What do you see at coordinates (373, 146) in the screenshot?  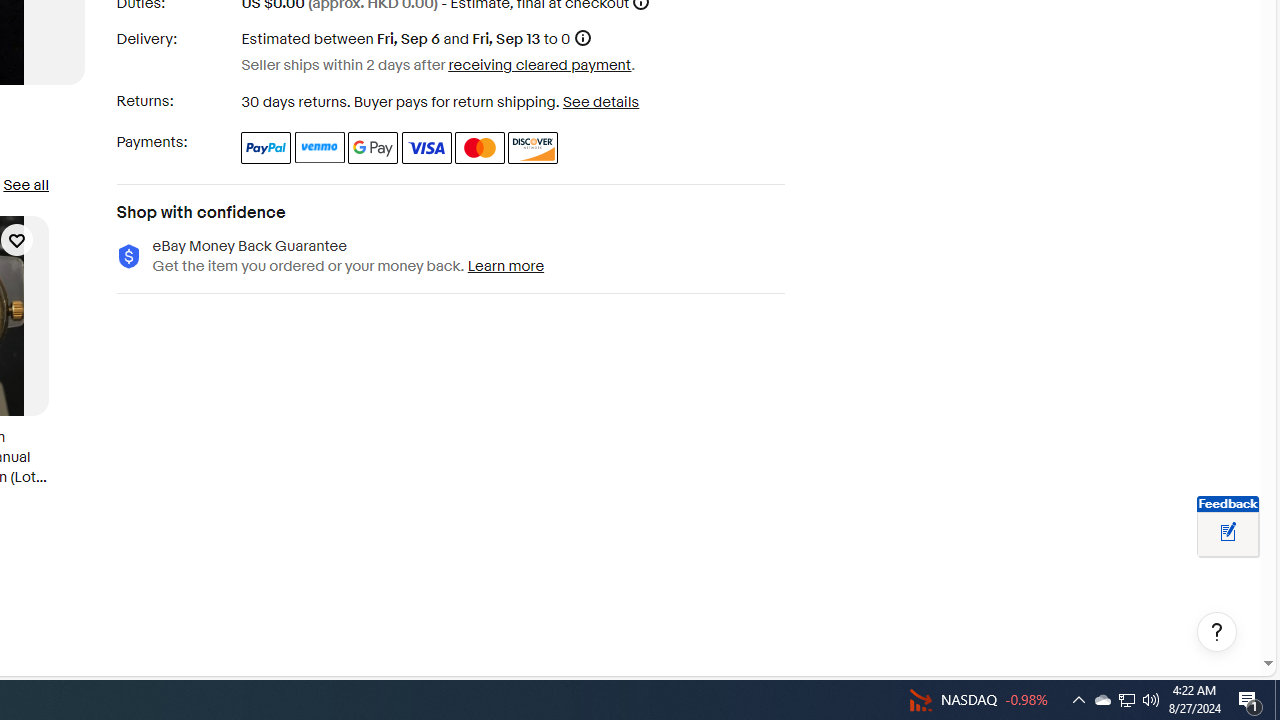 I see `'Google Pay'` at bounding box center [373, 146].